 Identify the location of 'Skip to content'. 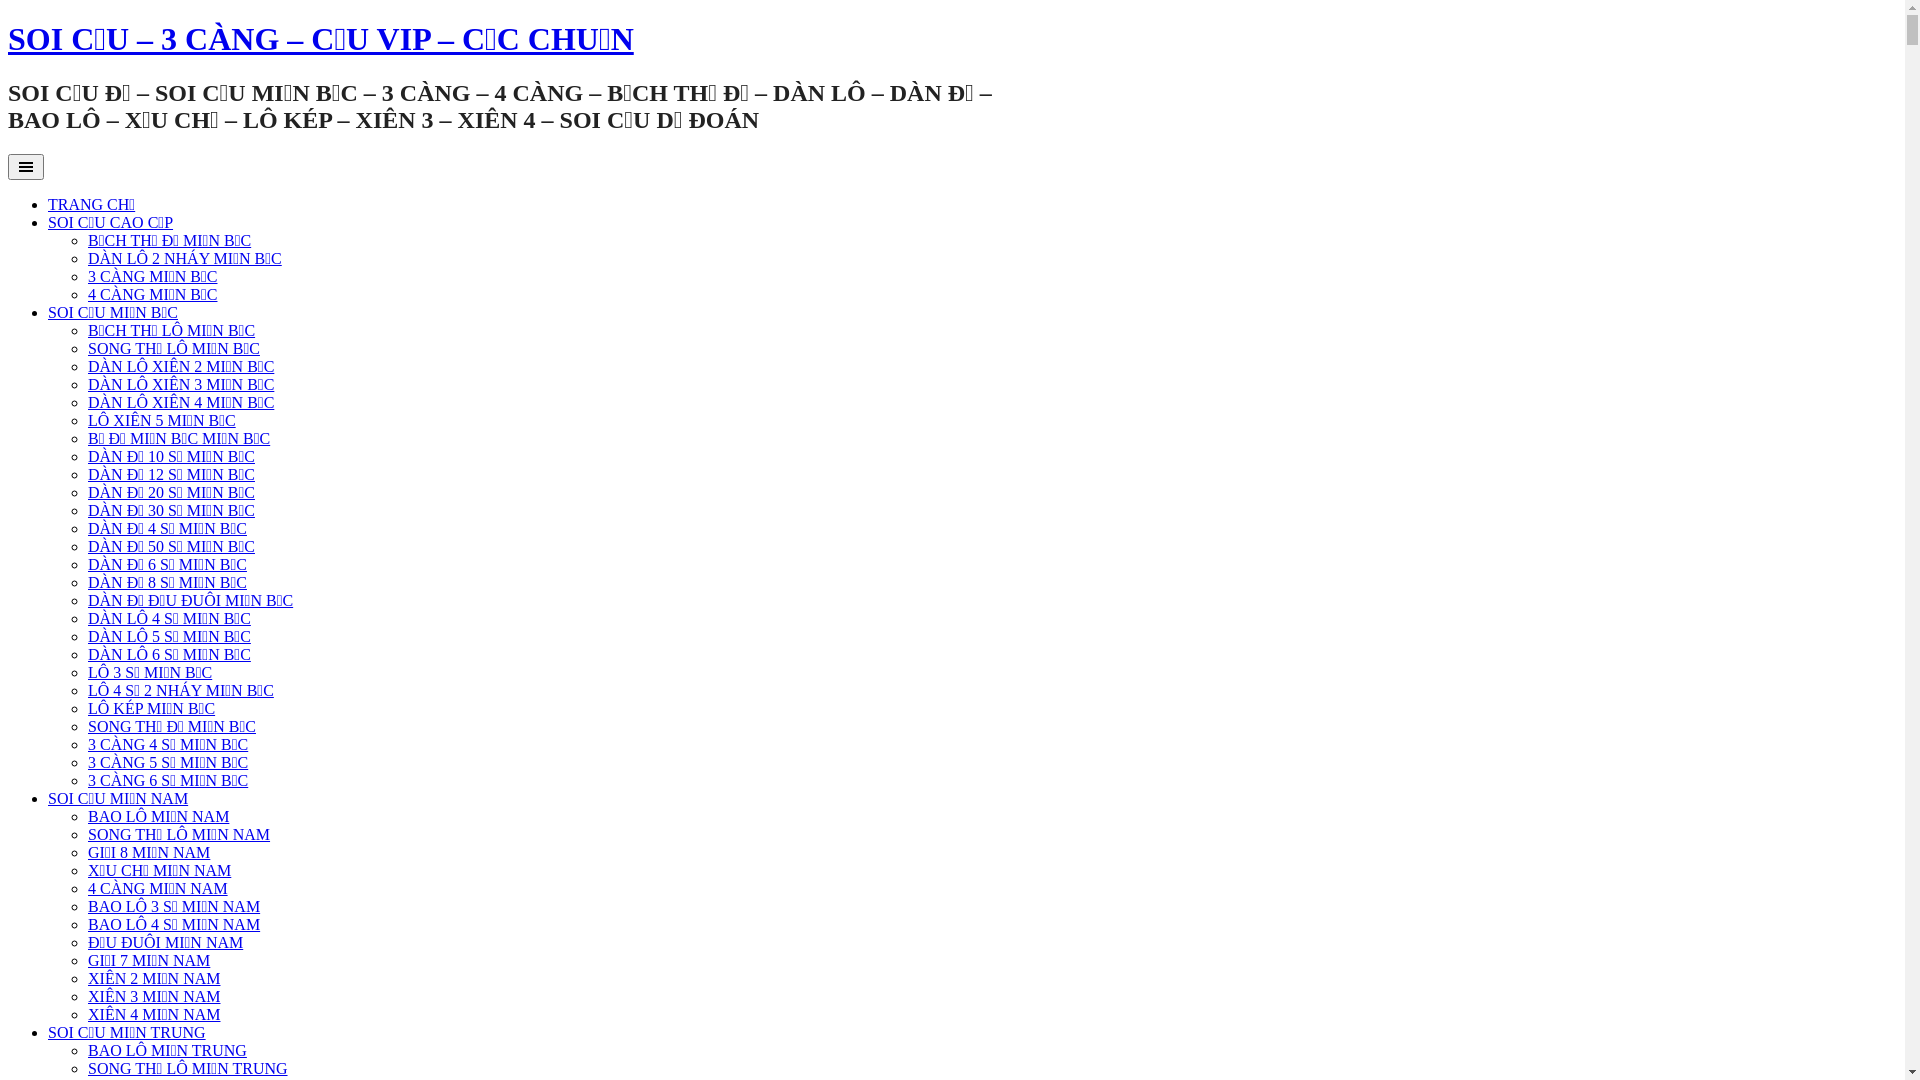
(7, 20).